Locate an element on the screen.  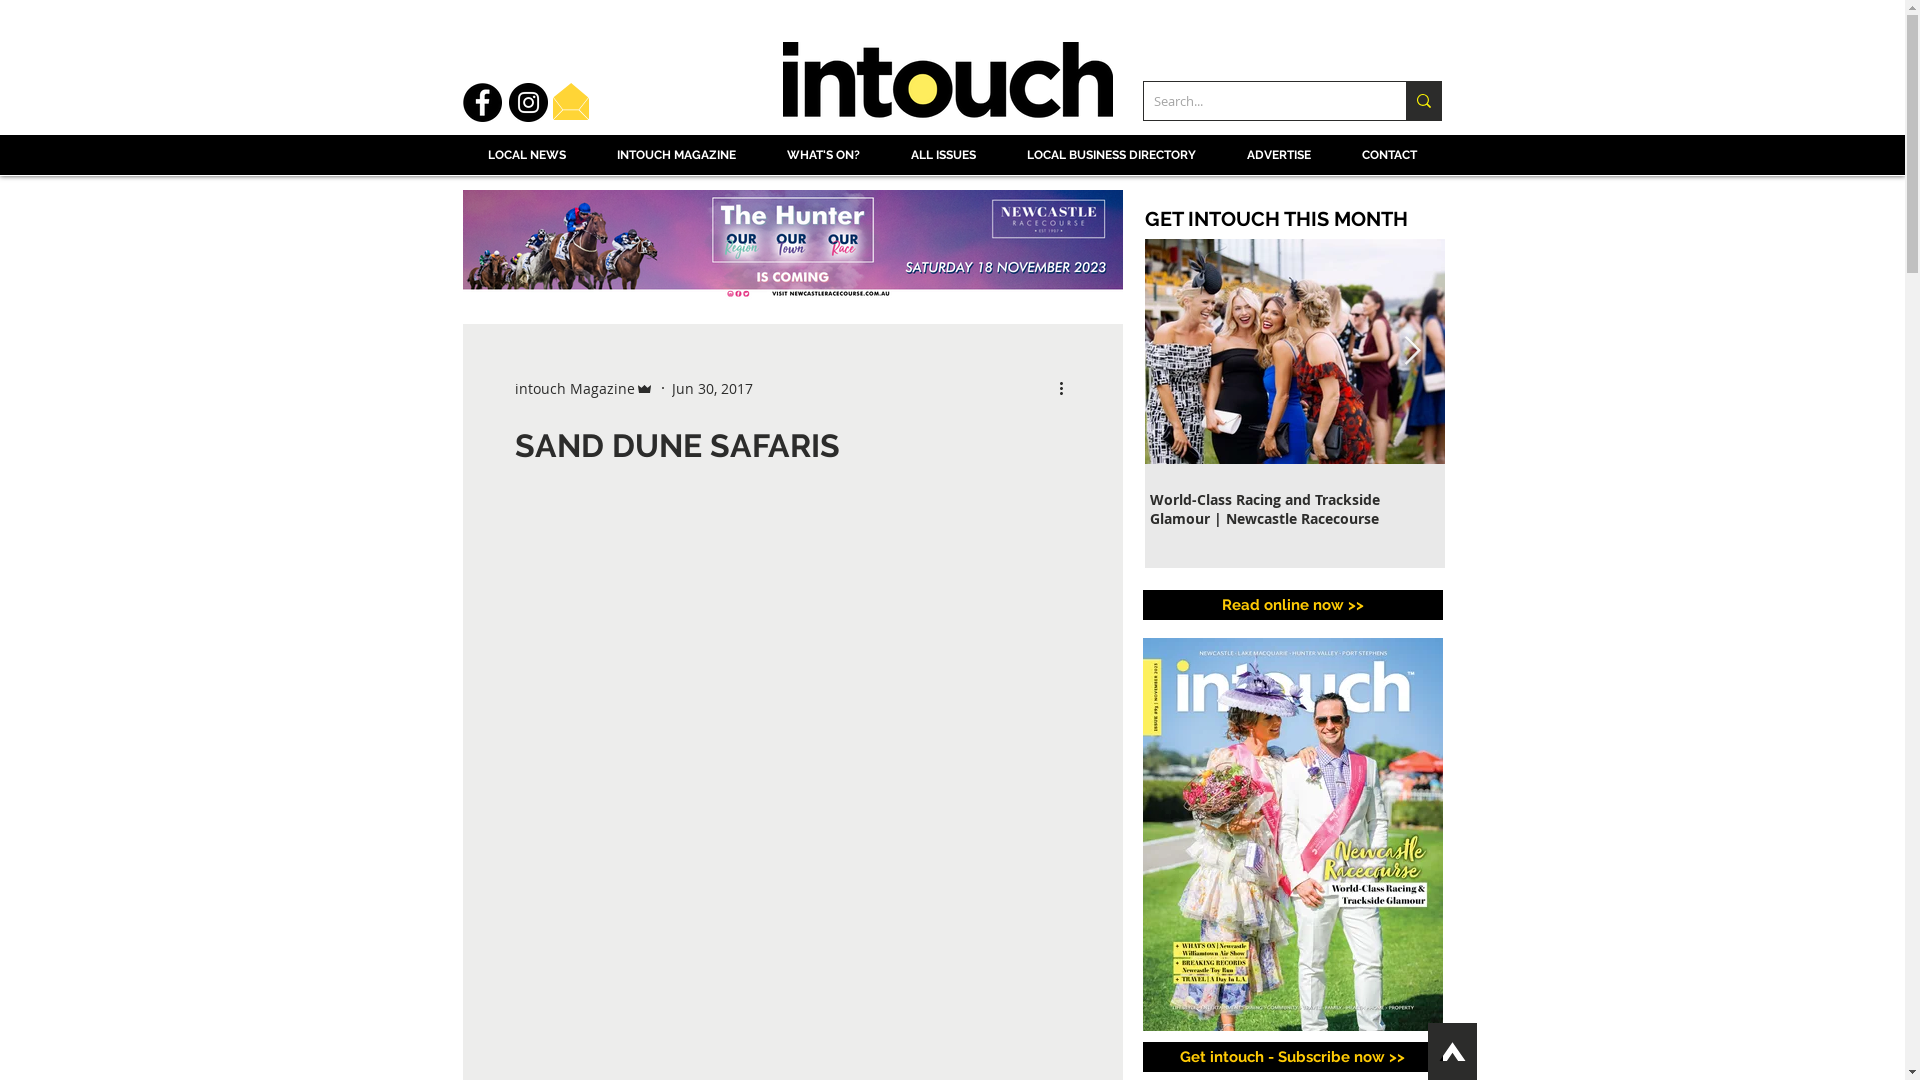
'LOCAL BUSINESS DIRECTORY' is located at coordinates (1109, 160).